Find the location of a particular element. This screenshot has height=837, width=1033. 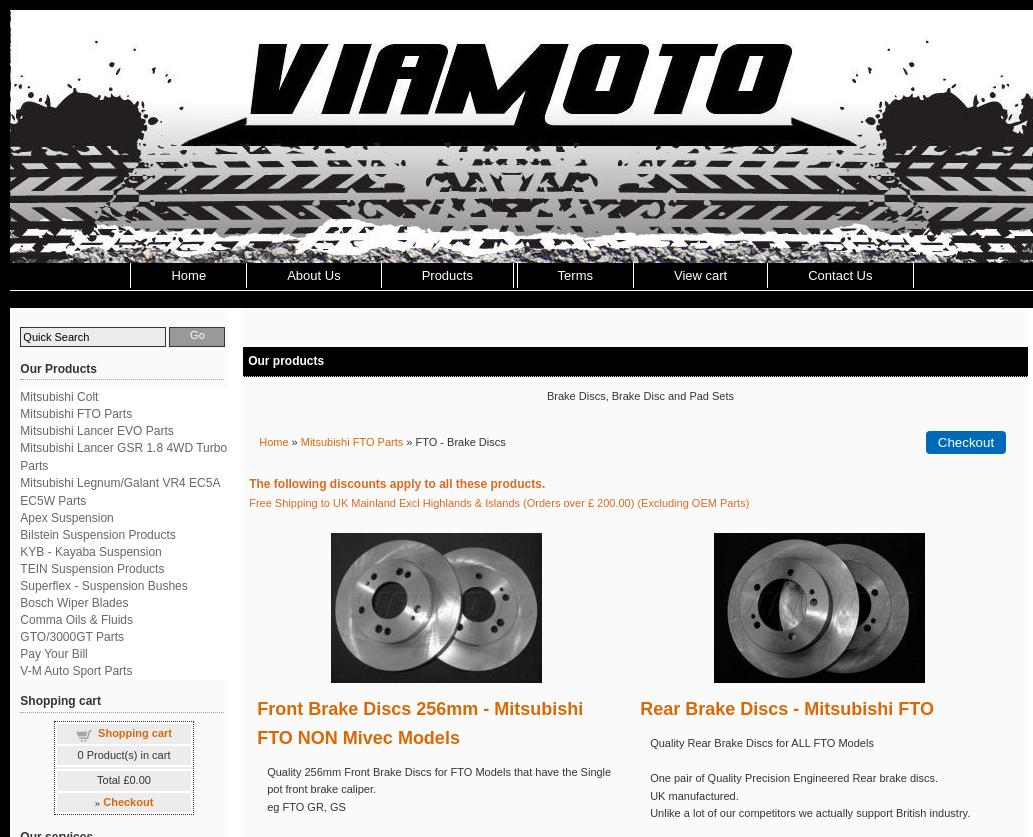

'GTO/3000GT Parts' is located at coordinates (20, 637).